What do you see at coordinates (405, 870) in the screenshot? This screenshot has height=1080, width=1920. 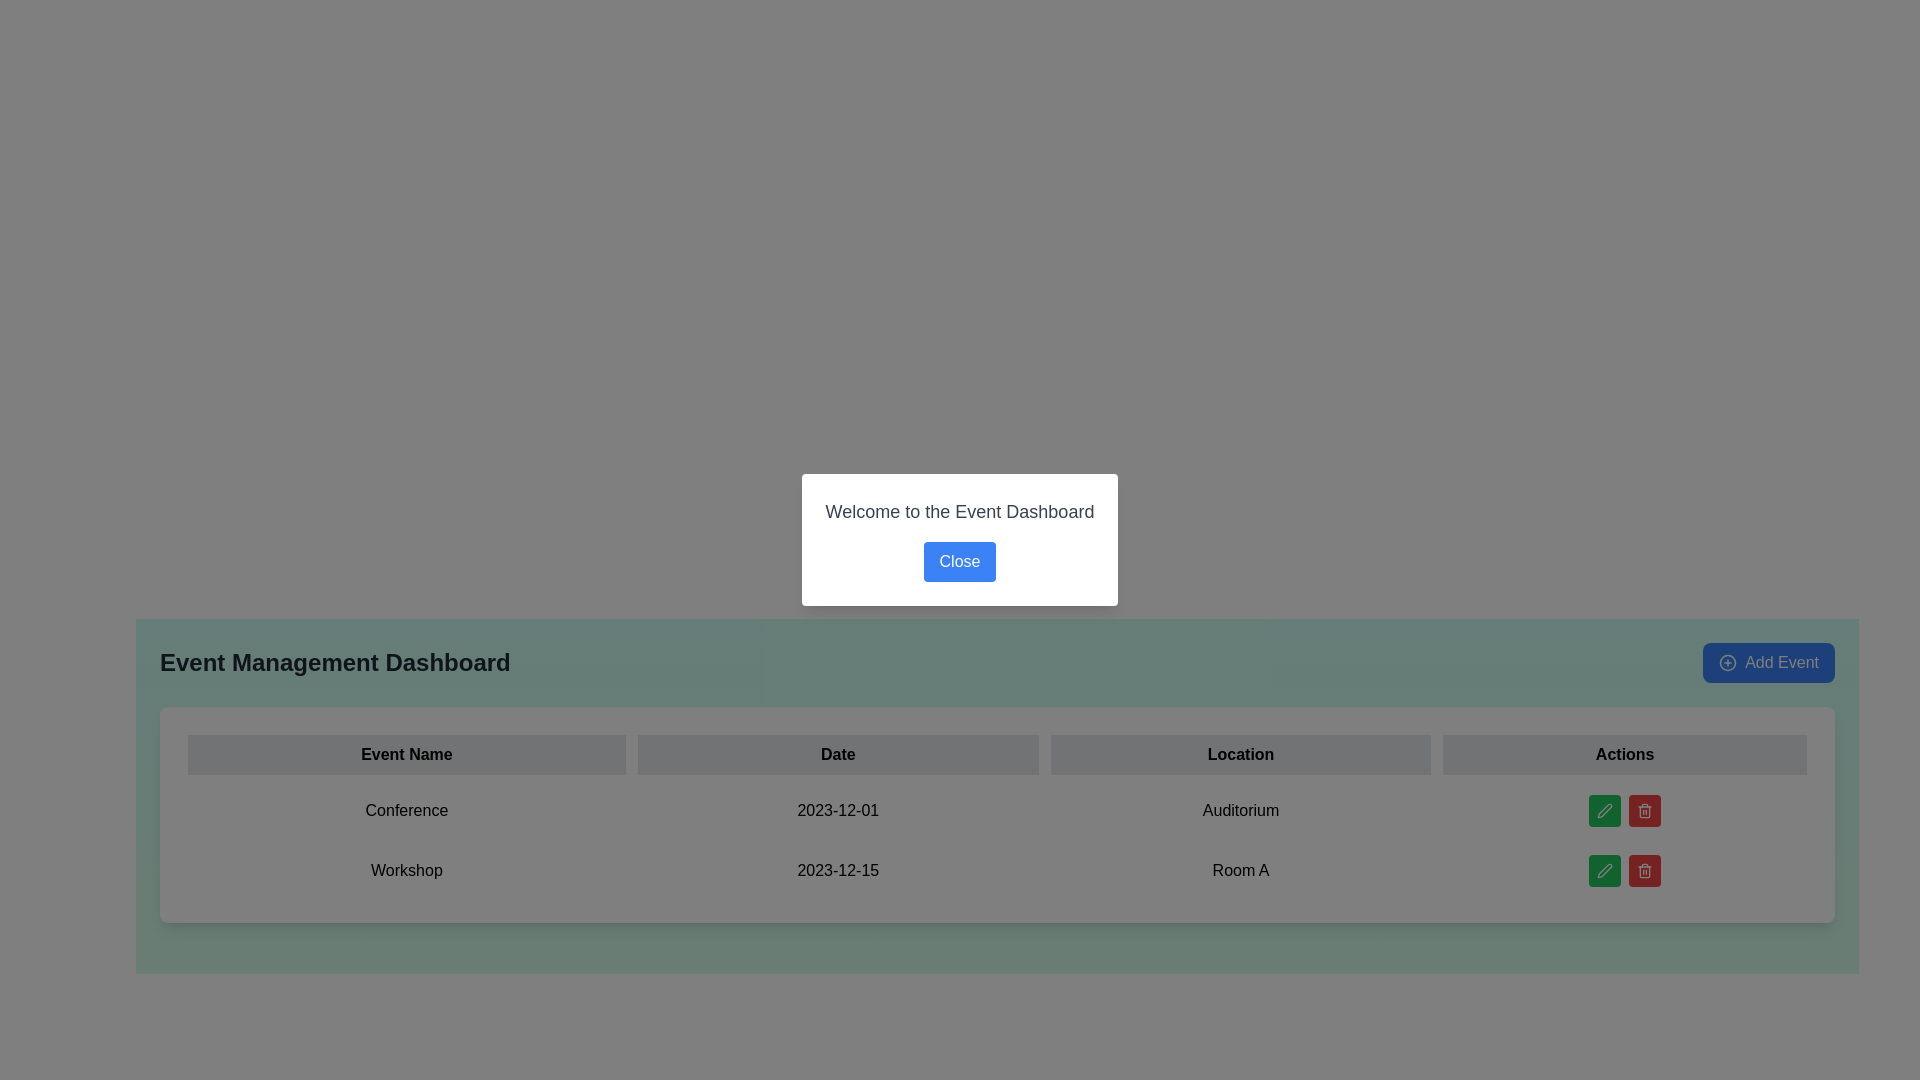 I see `the 'Workshop' text label in the 'Event Name' column of the event management dashboard interface` at bounding box center [405, 870].